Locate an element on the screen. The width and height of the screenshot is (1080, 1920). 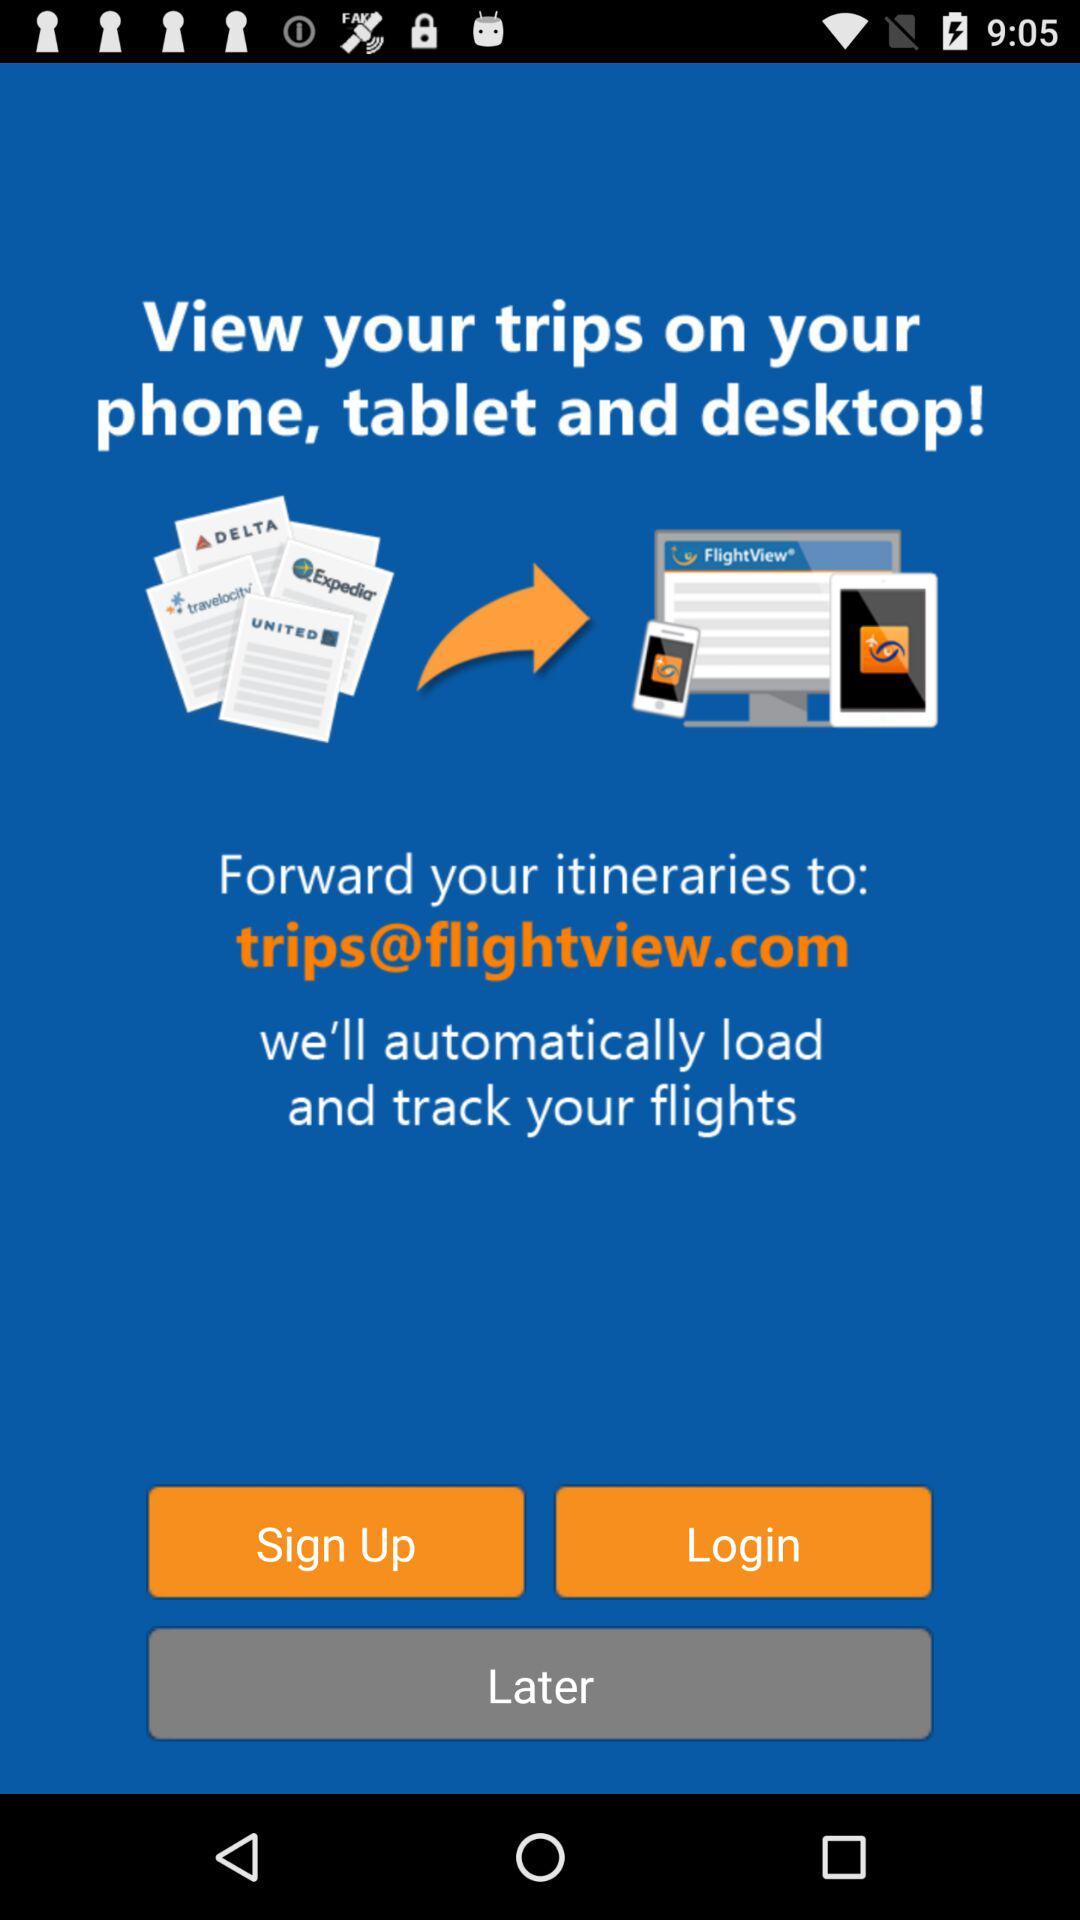
icon above the later icon is located at coordinates (743, 1540).